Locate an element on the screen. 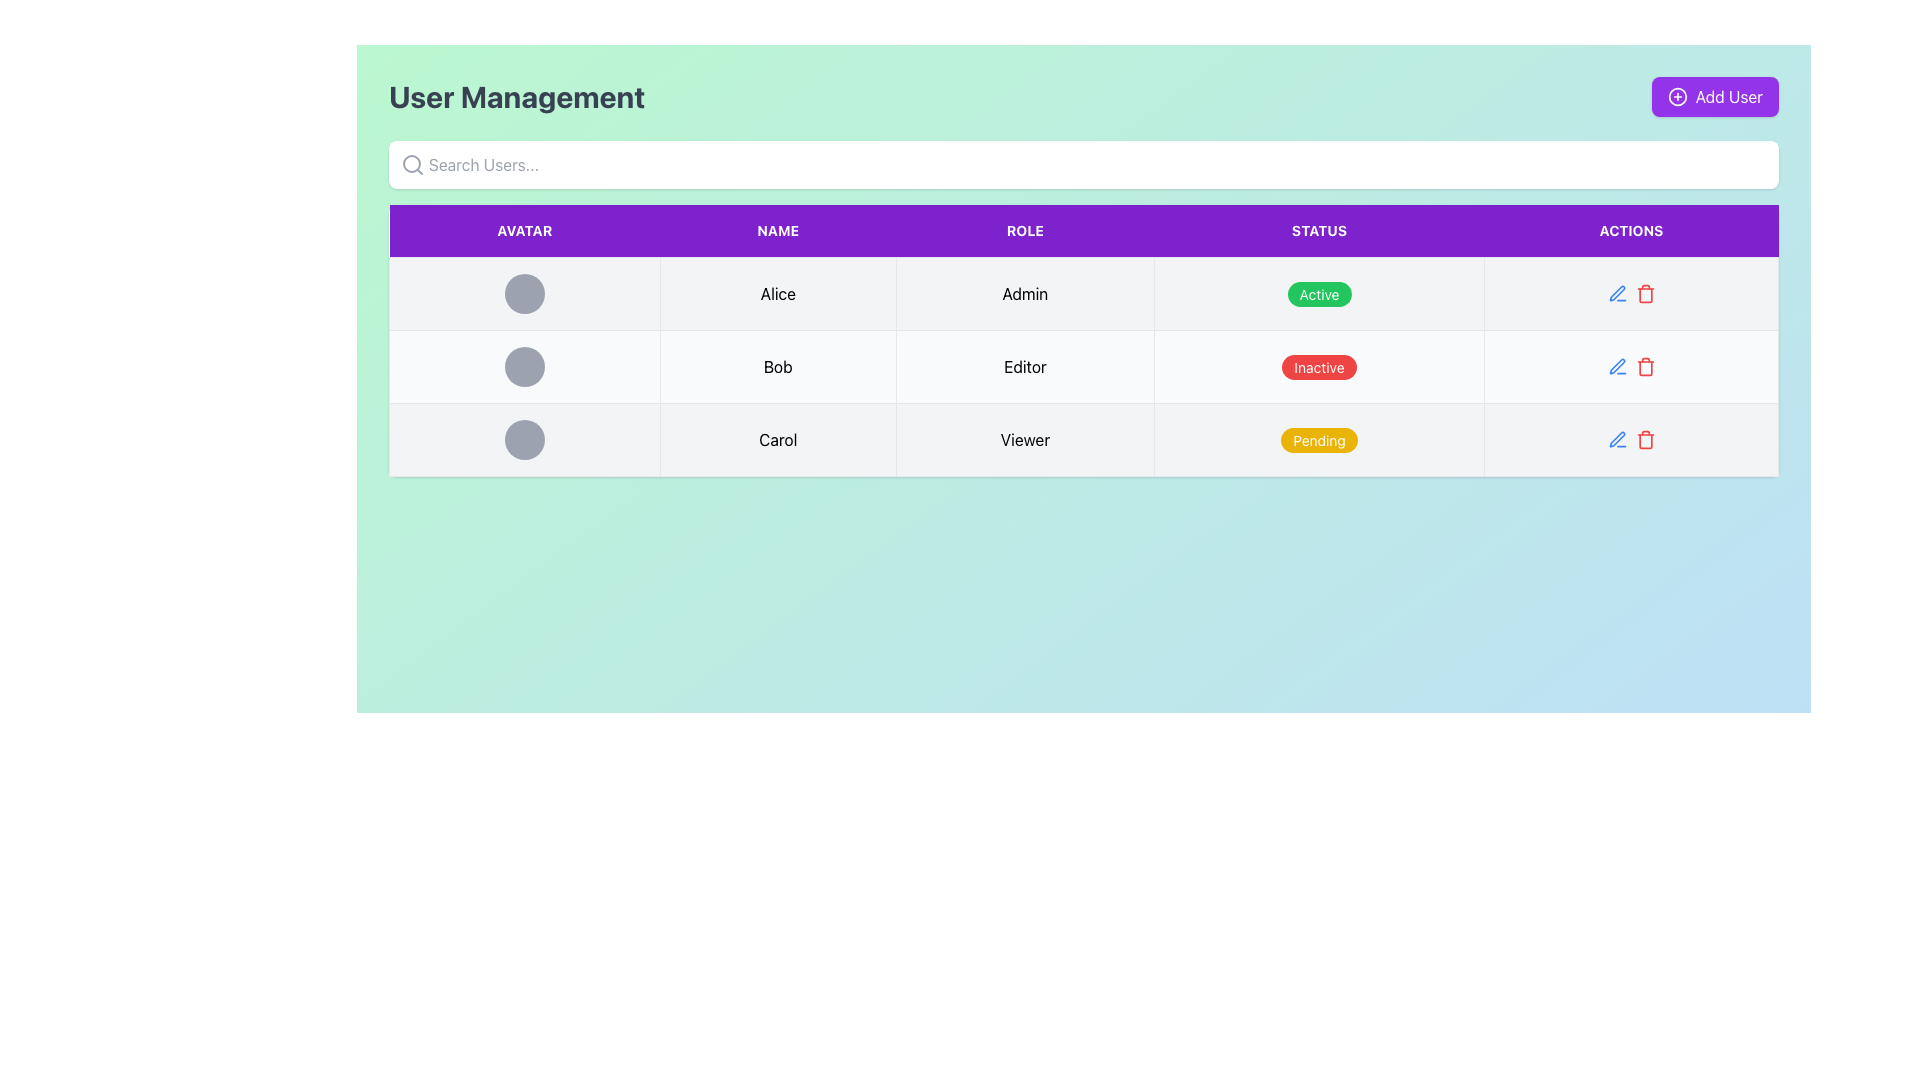  the Interactive icon (svg) located in the second row of the table under the 'Actions' column is located at coordinates (1617, 293).